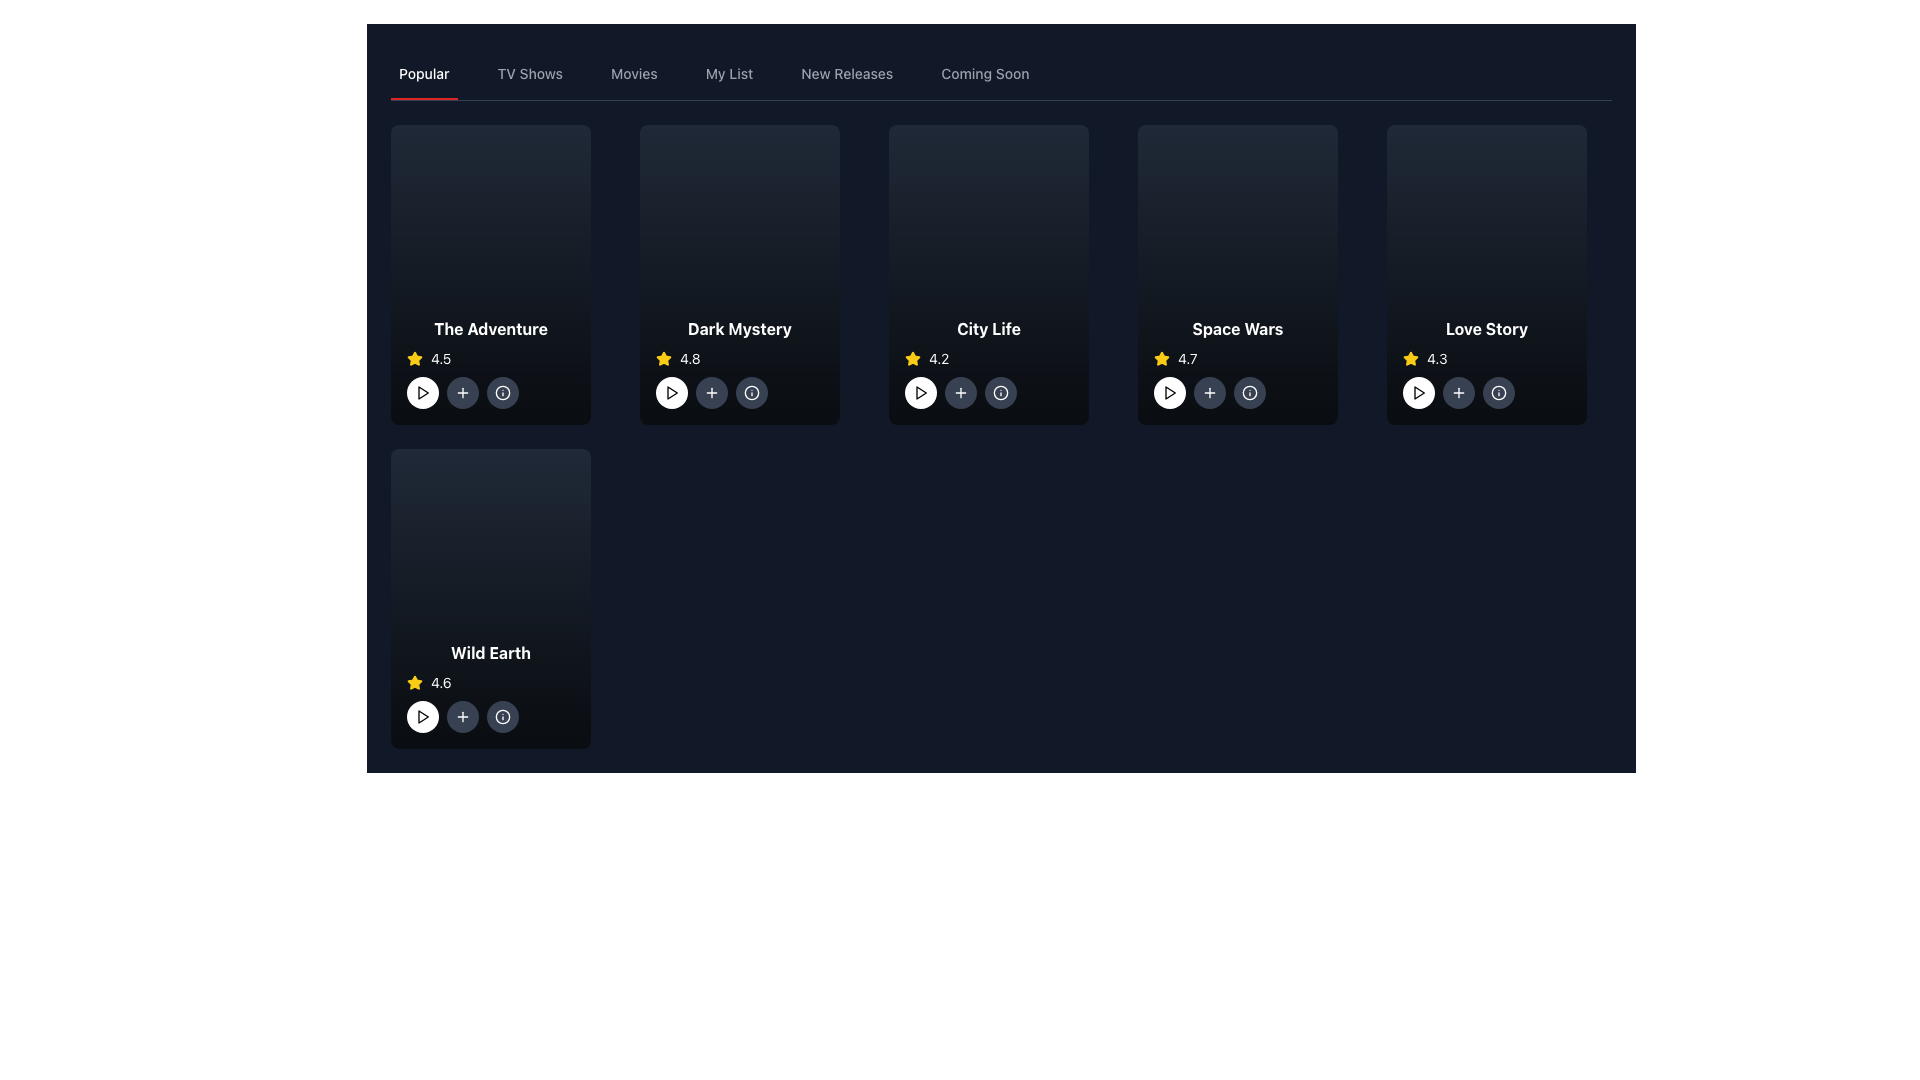 This screenshot has height=1080, width=1920. Describe the element at coordinates (663, 357) in the screenshot. I see `the star icon representing the rating indicator for the 'Dark Mystery' movie to emphasize it visually` at that location.